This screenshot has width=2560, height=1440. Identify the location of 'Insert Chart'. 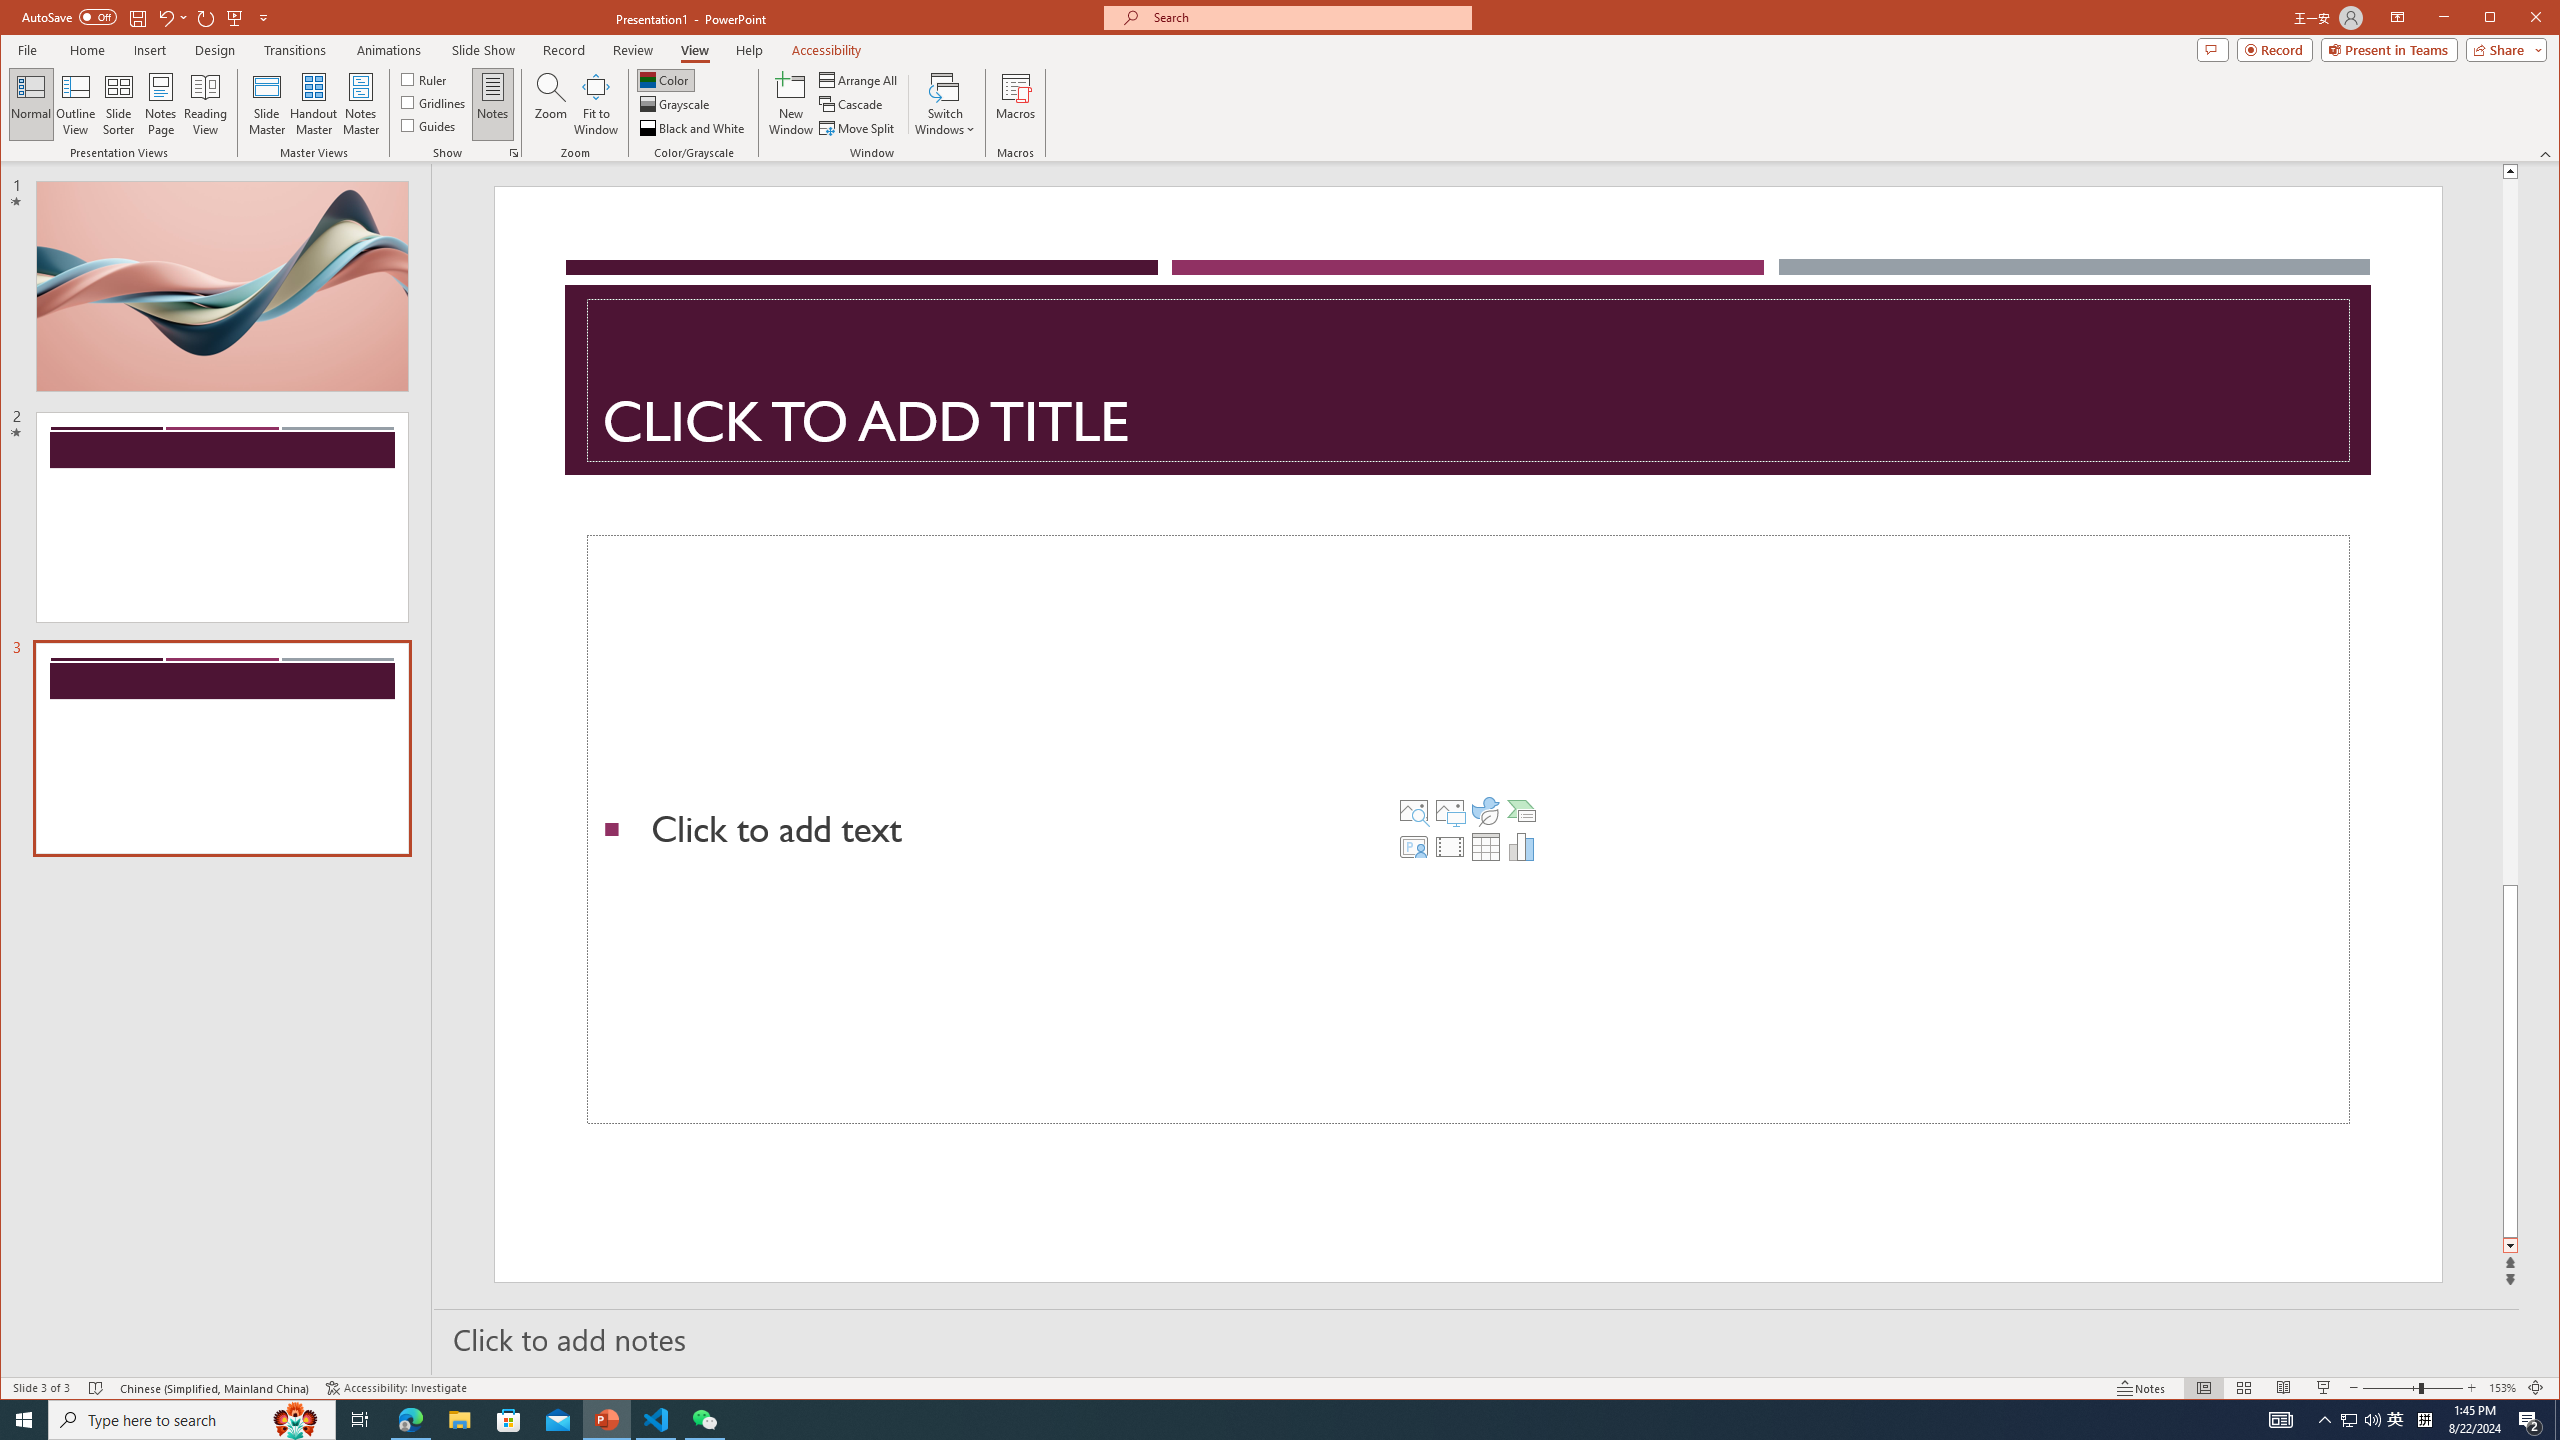
(1520, 846).